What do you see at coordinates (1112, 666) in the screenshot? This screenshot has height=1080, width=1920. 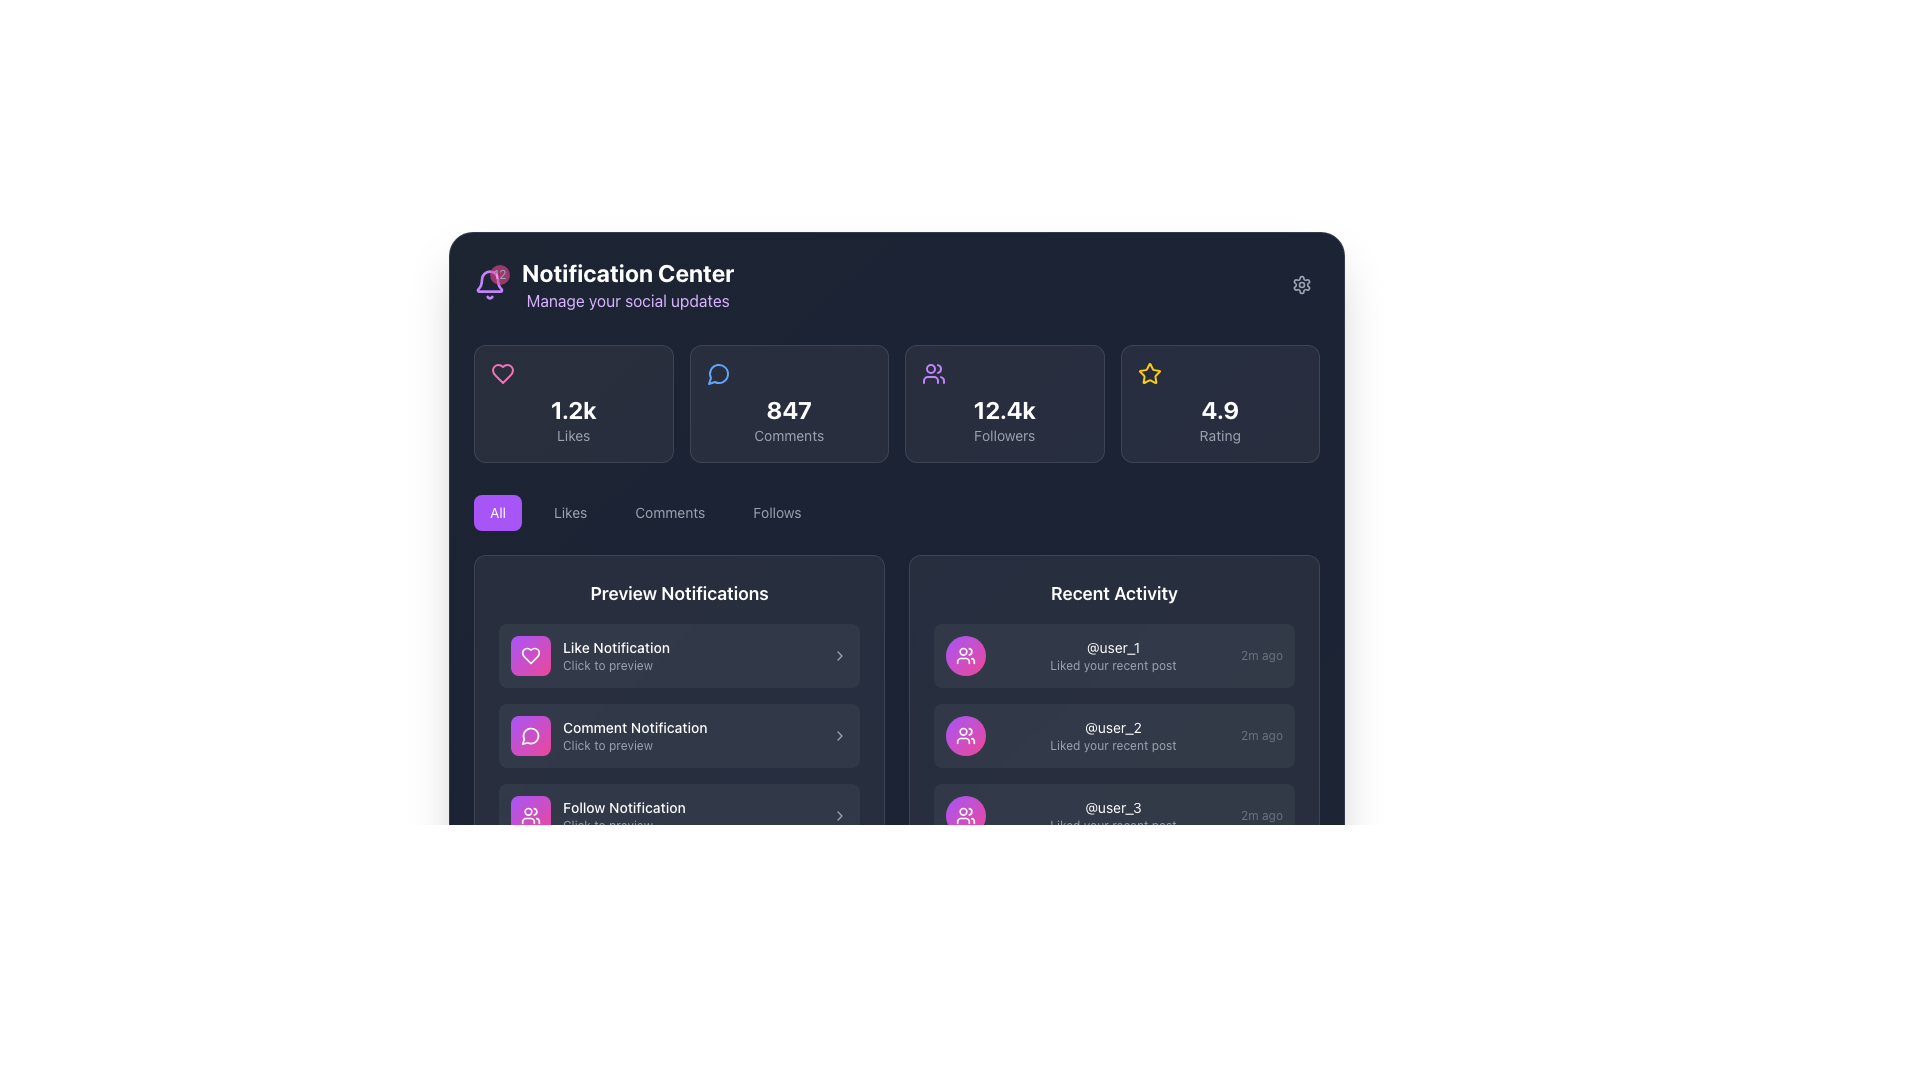 I see `text label indicating that user '@user_1' liked a recent post, located below the username in the 'Recent Activity' section` at bounding box center [1112, 666].